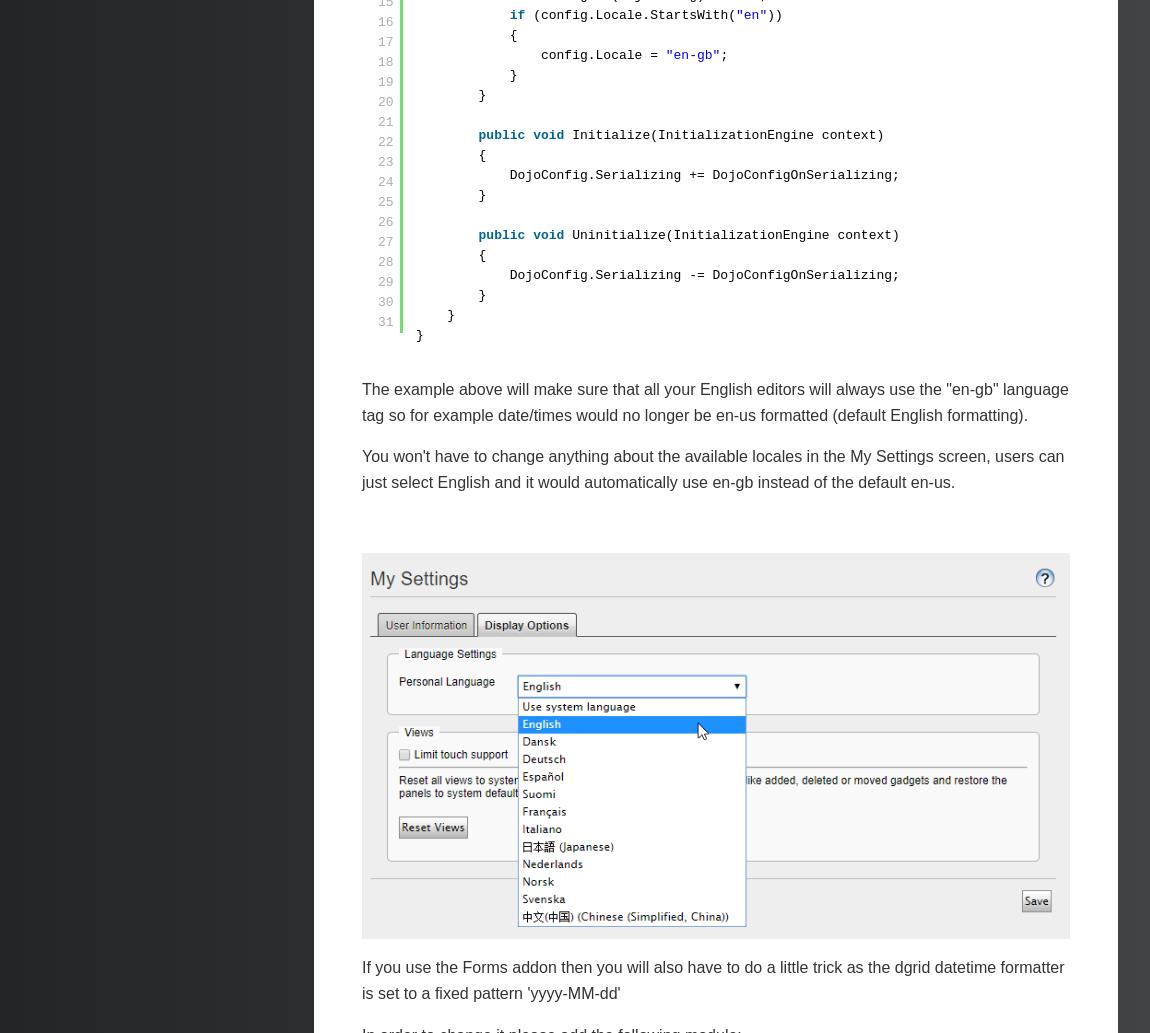  What do you see at coordinates (385, 181) in the screenshot?
I see `'24'` at bounding box center [385, 181].